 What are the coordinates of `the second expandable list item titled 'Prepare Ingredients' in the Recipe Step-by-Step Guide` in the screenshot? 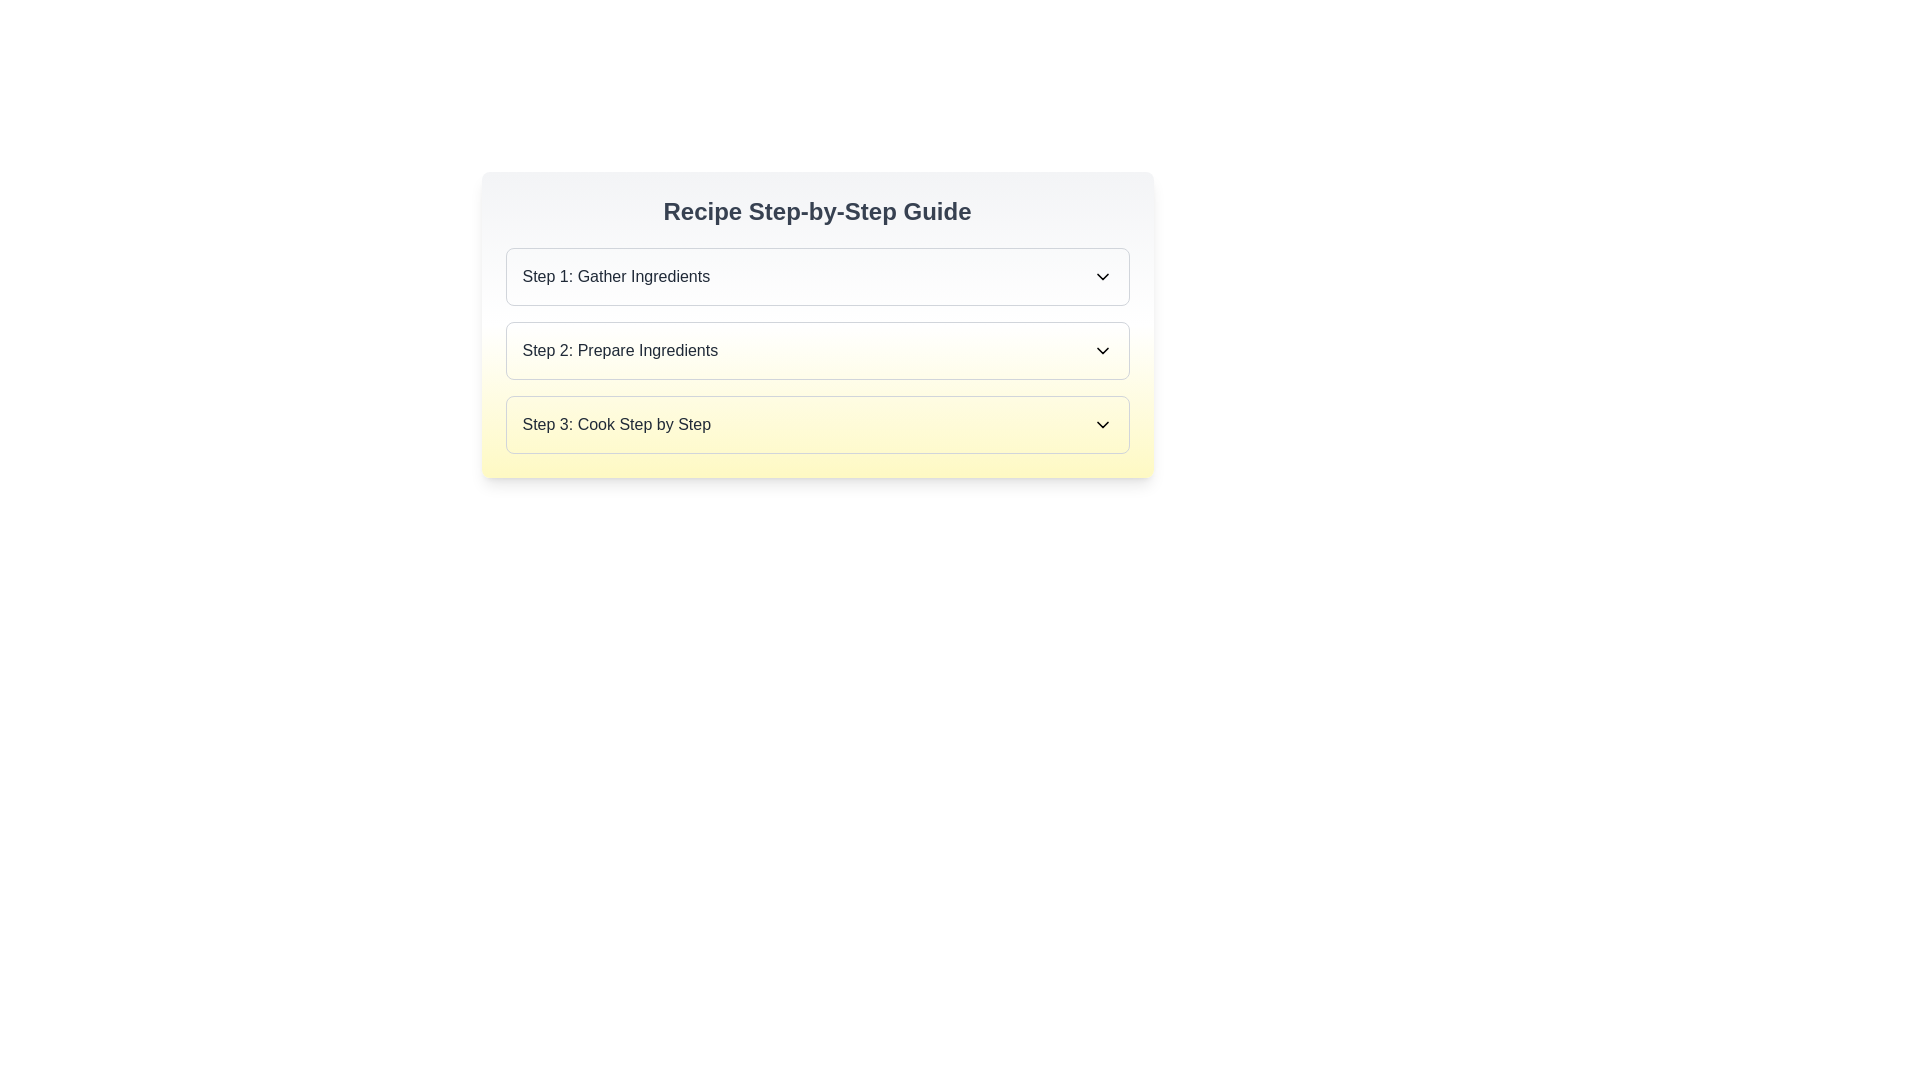 It's located at (817, 350).